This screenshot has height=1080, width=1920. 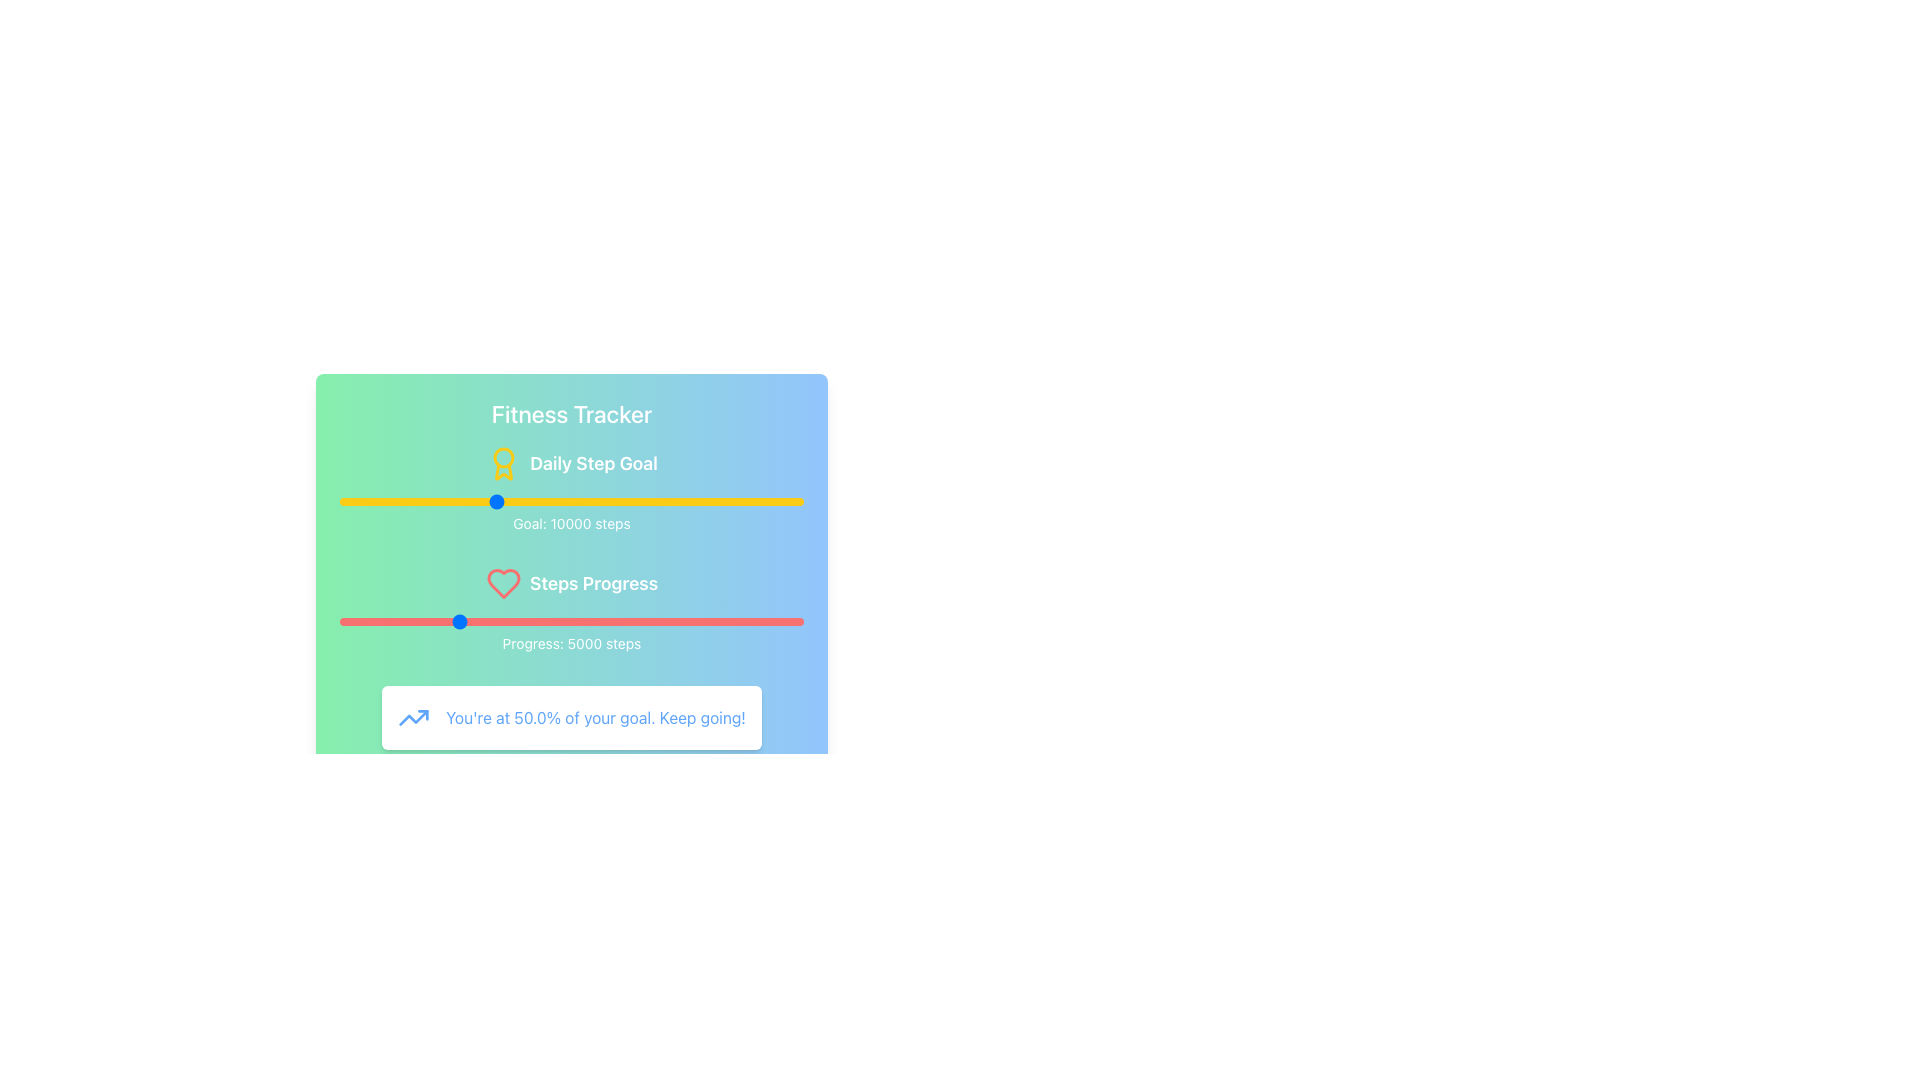 I want to click on the daily step goal, so click(x=750, y=500).